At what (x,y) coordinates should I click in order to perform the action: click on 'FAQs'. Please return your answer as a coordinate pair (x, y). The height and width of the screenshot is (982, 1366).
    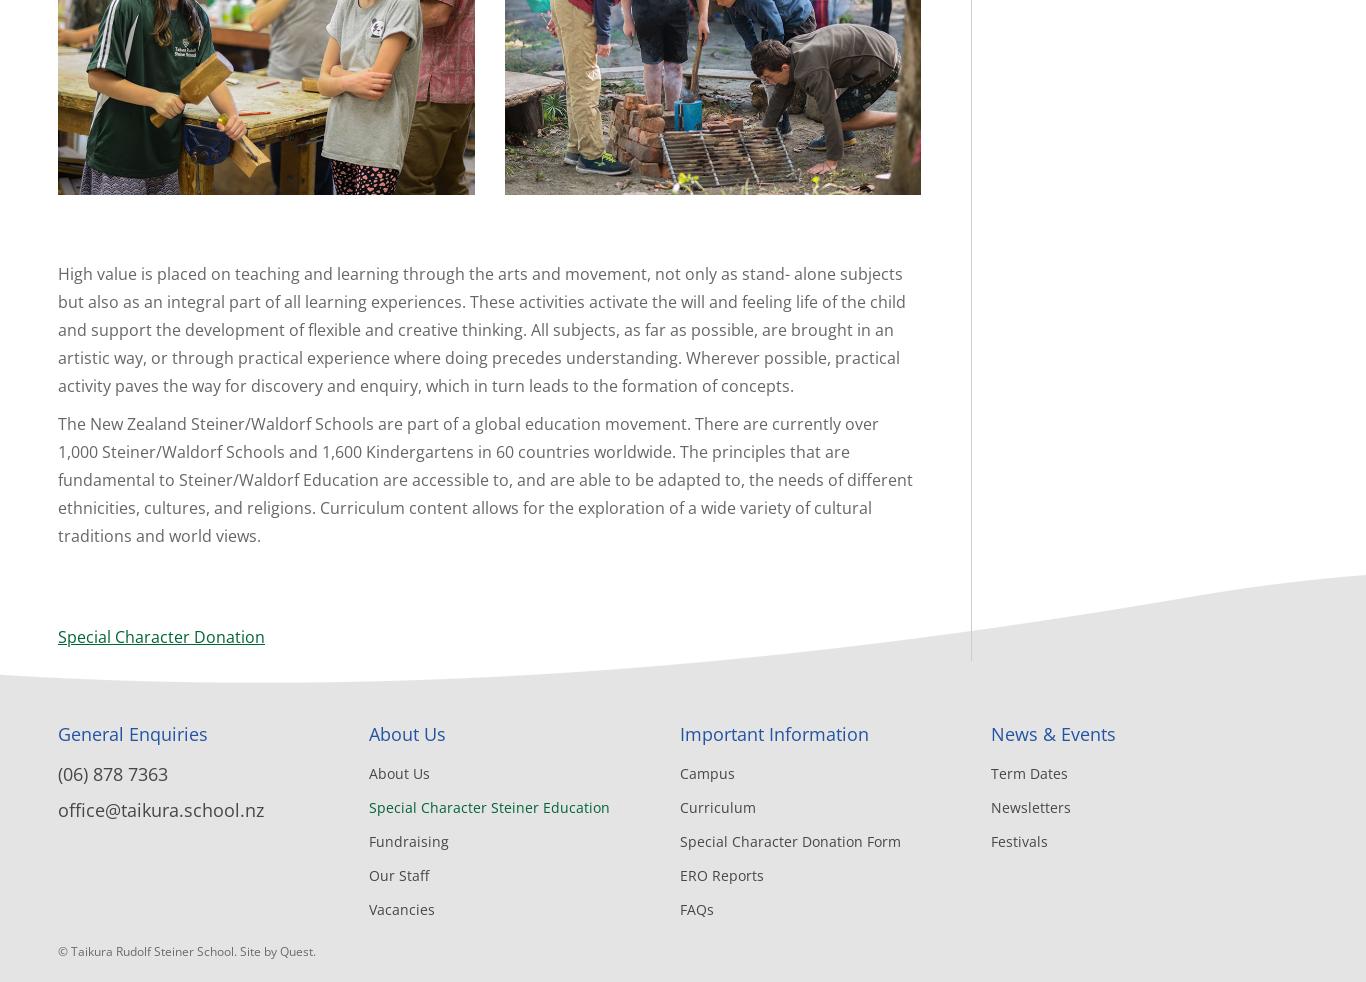
    Looking at the image, I should click on (696, 909).